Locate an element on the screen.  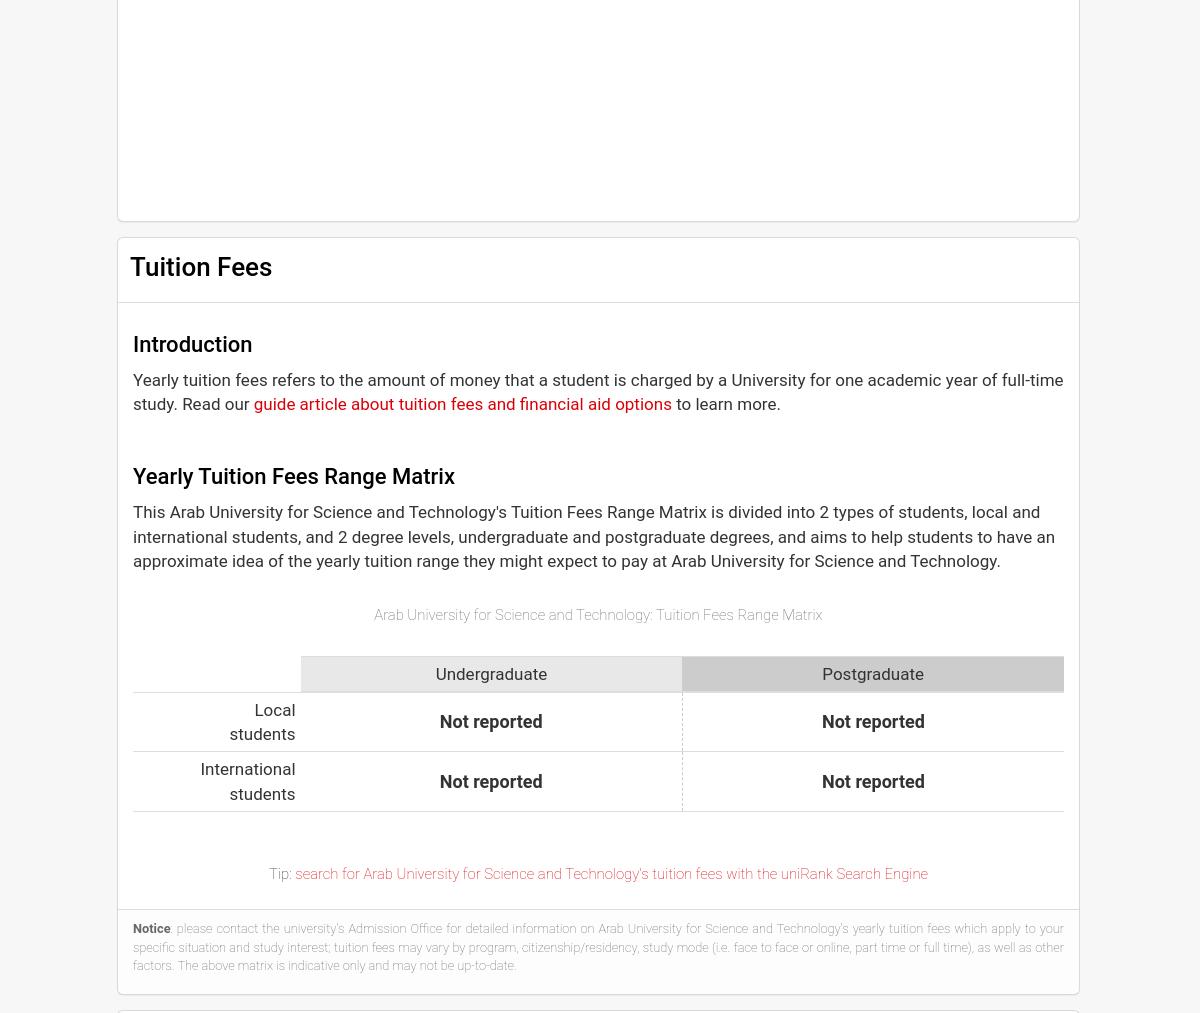
'Tuition Fees' is located at coordinates (200, 266).